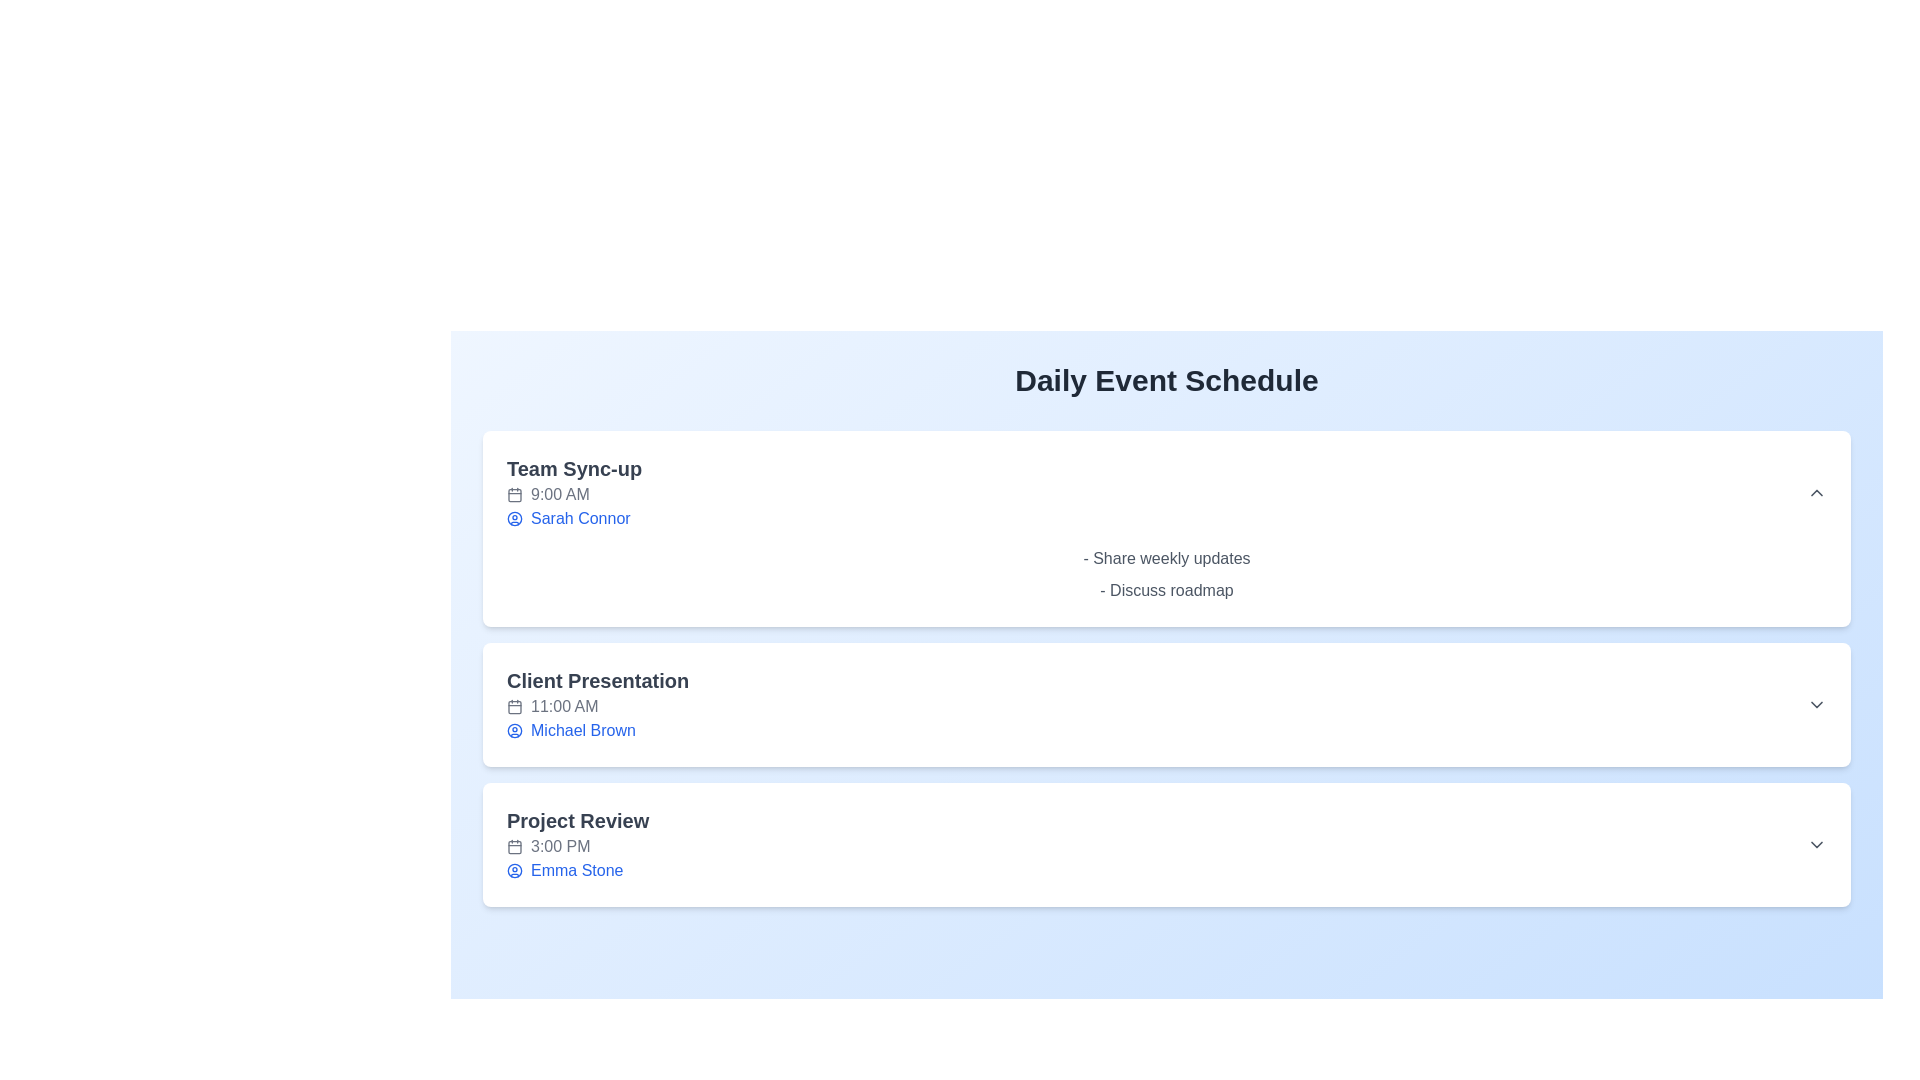  Describe the element at coordinates (514, 731) in the screenshot. I see `the Visual Icon representing the user profile located next to the text 'Sarah Connor' in the 'Team Sync-up' event card` at that location.